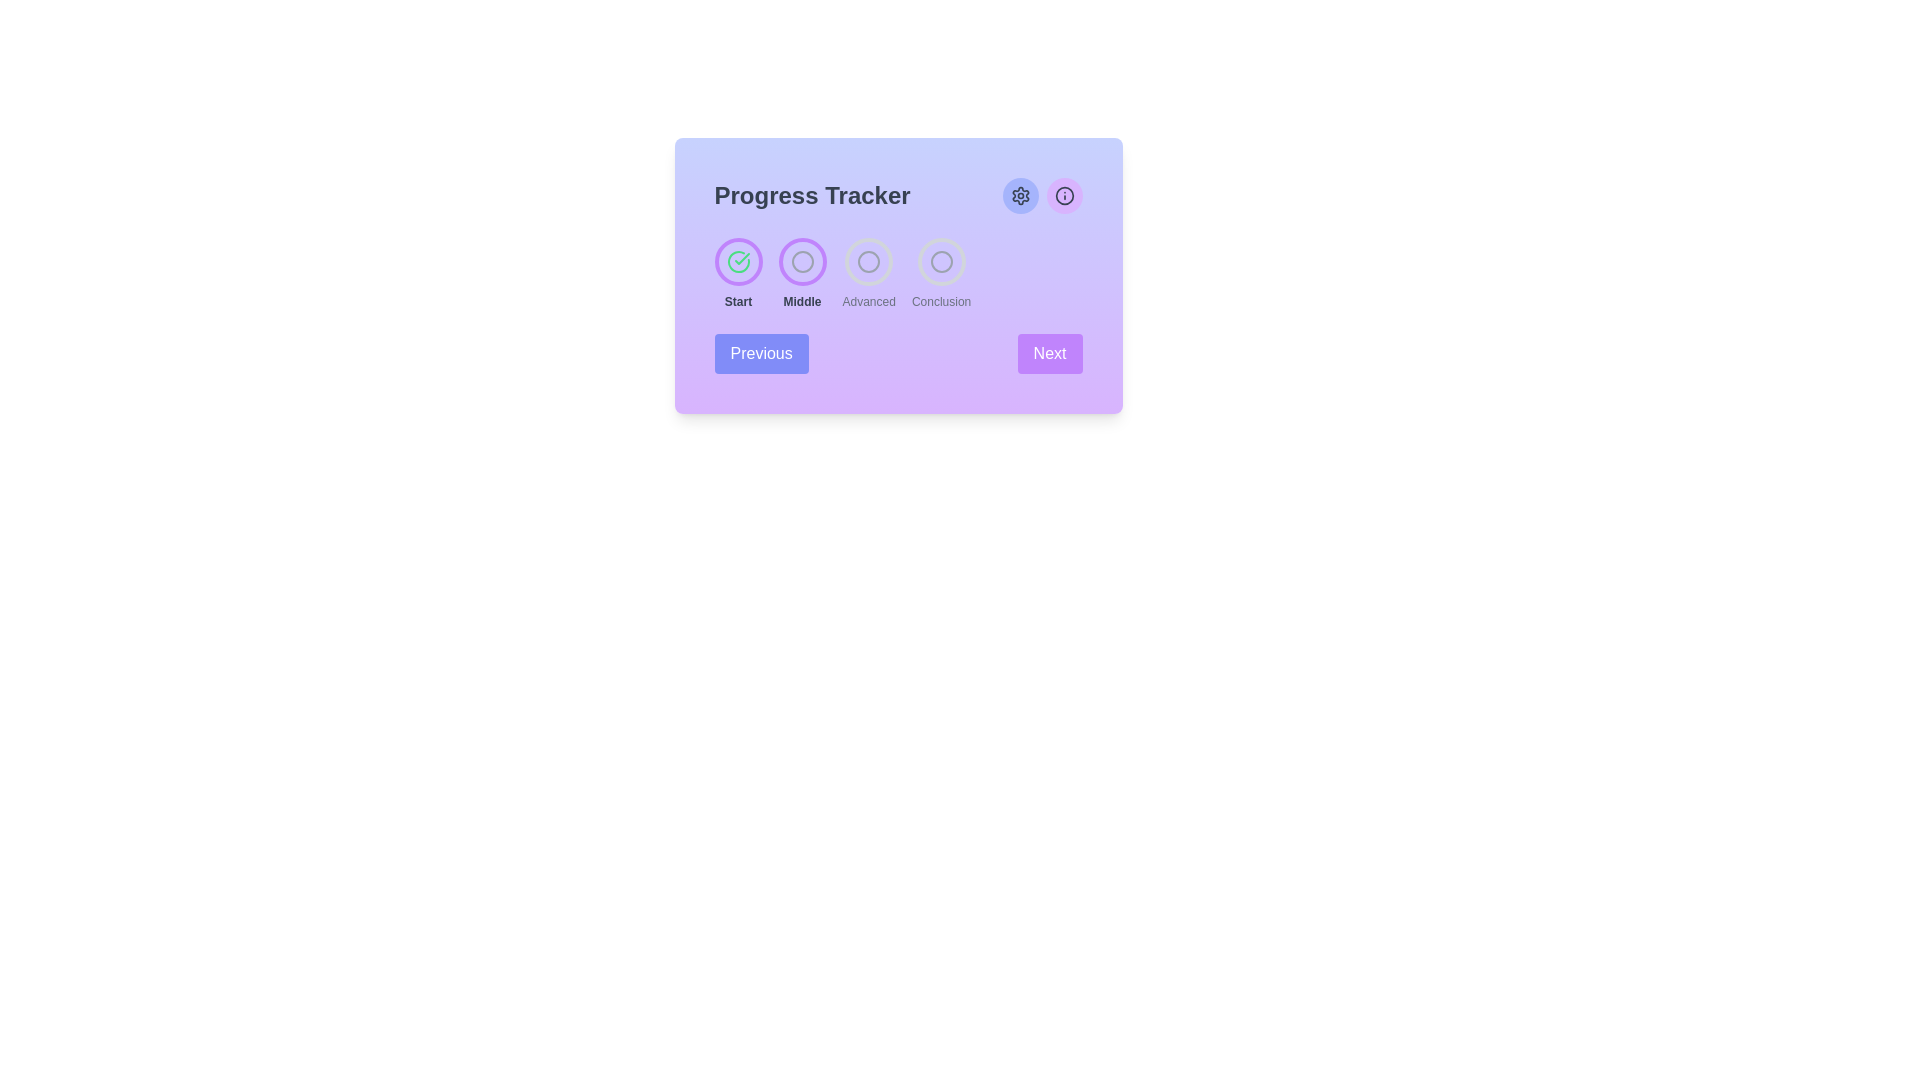  Describe the element at coordinates (940, 261) in the screenshot. I see `the fourth circular progress marker in a series of step indicators, which is styled as a hollow circle and positioned next to the 'Conclusion' label` at that location.